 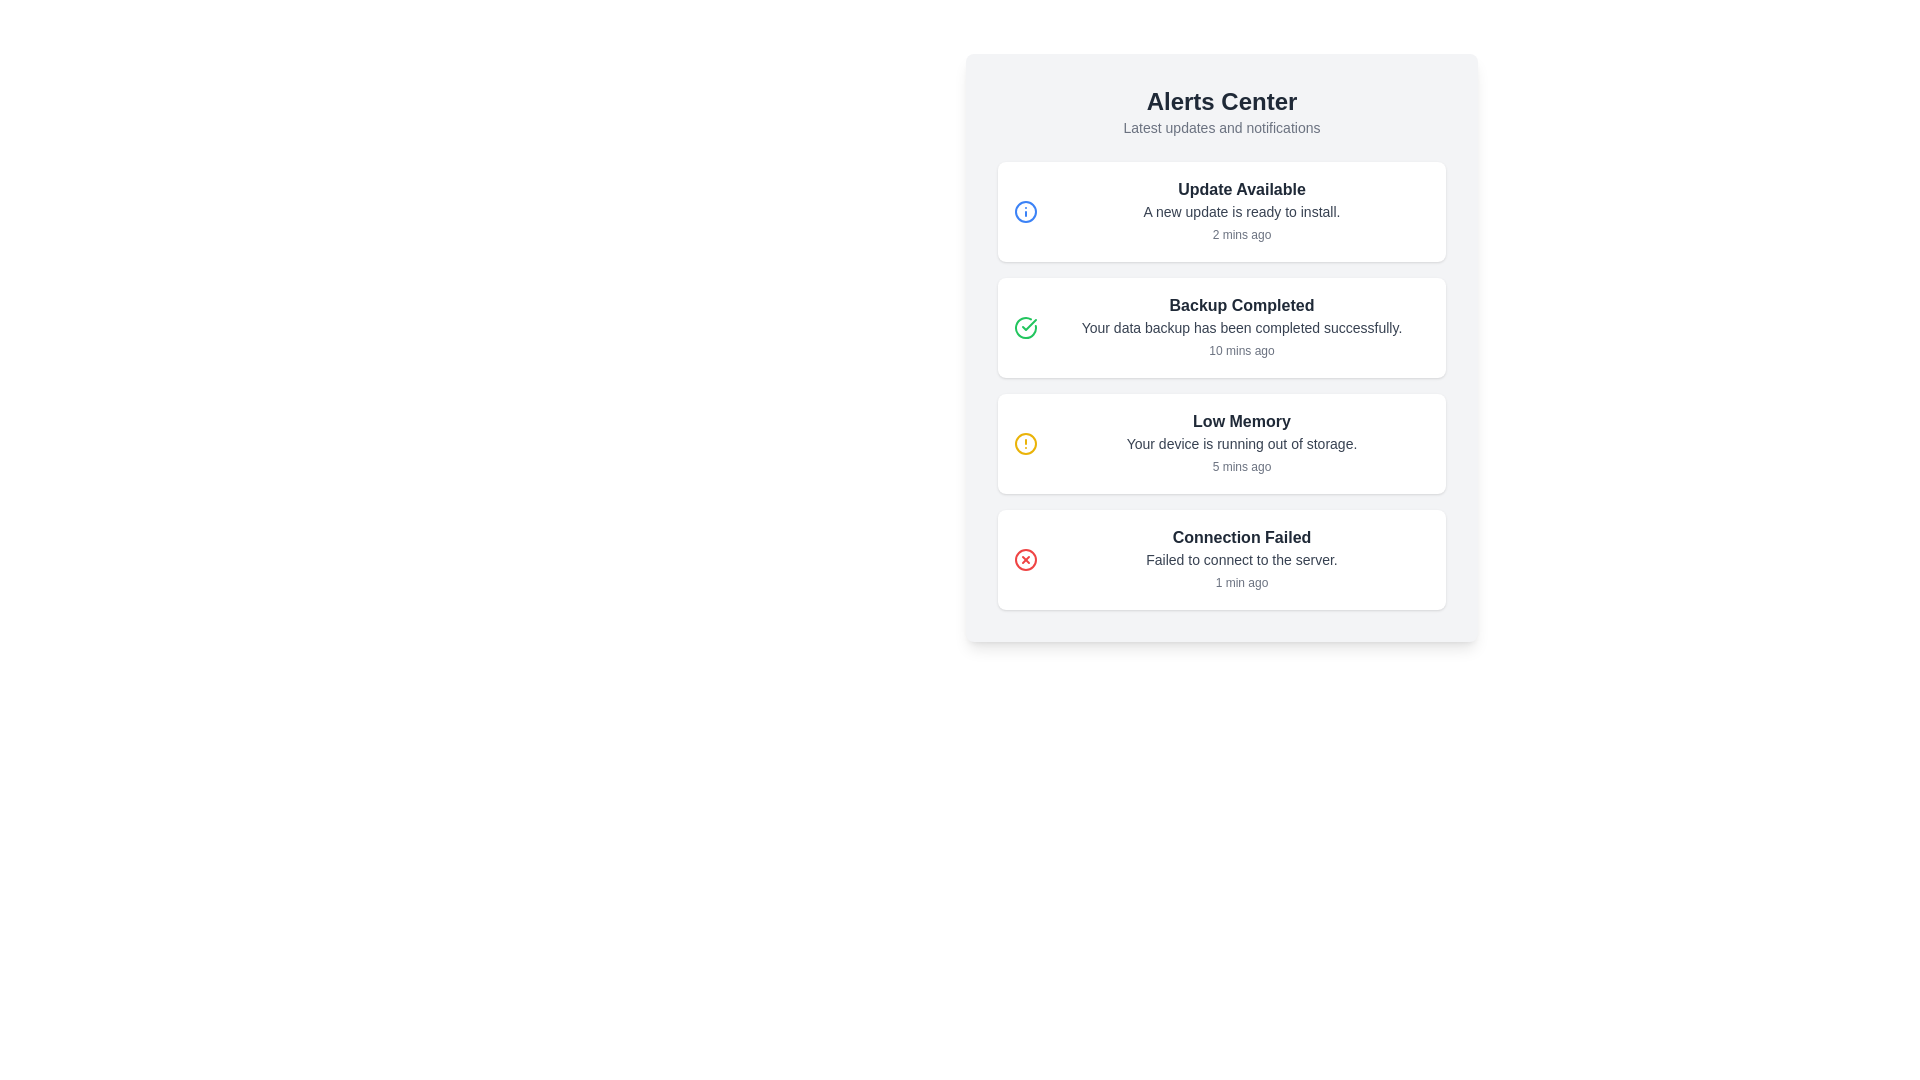 What do you see at coordinates (1241, 442) in the screenshot?
I see `the Notification card that alerts the user about low memory, located in the third slot of the notification list, to interact and view further details` at bounding box center [1241, 442].